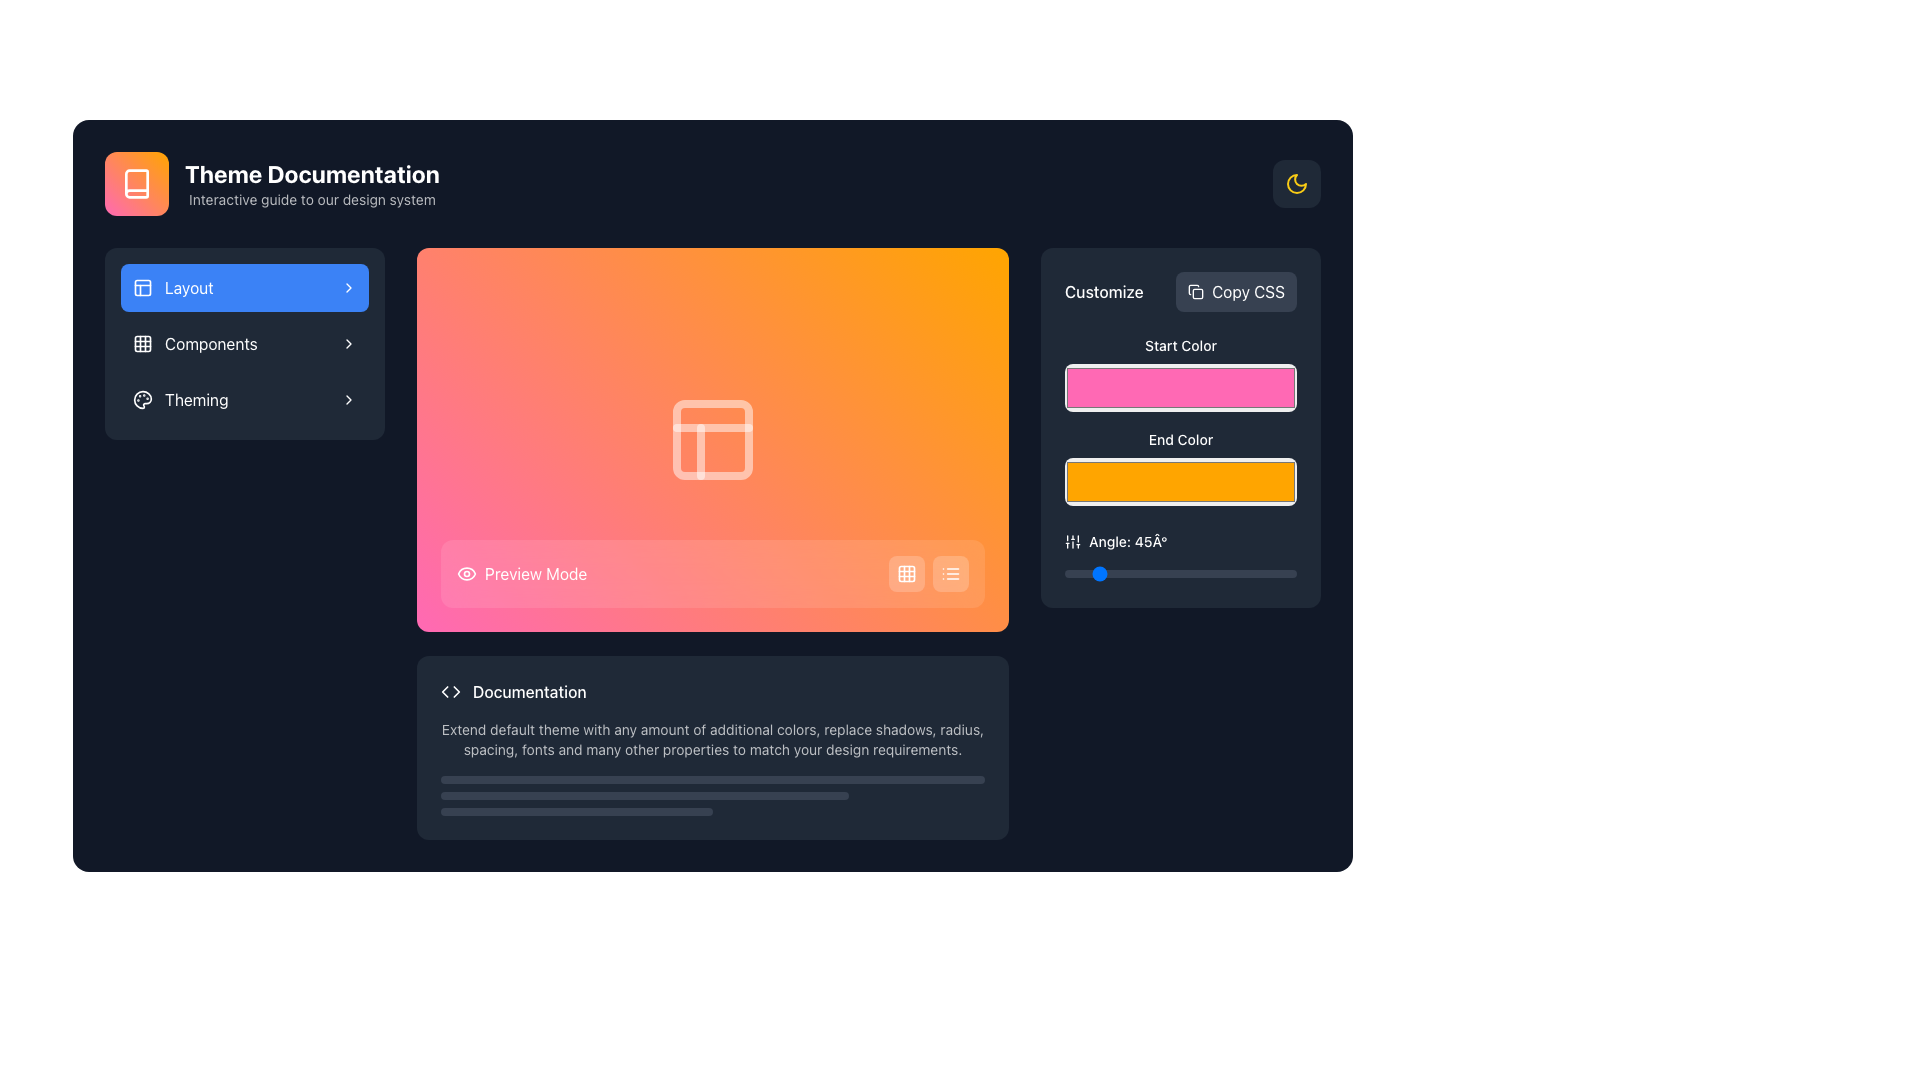 The height and width of the screenshot is (1080, 1920). What do you see at coordinates (1214, 574) in the screenshot?
I see `the slider value` at bounding box center [1214, 574].